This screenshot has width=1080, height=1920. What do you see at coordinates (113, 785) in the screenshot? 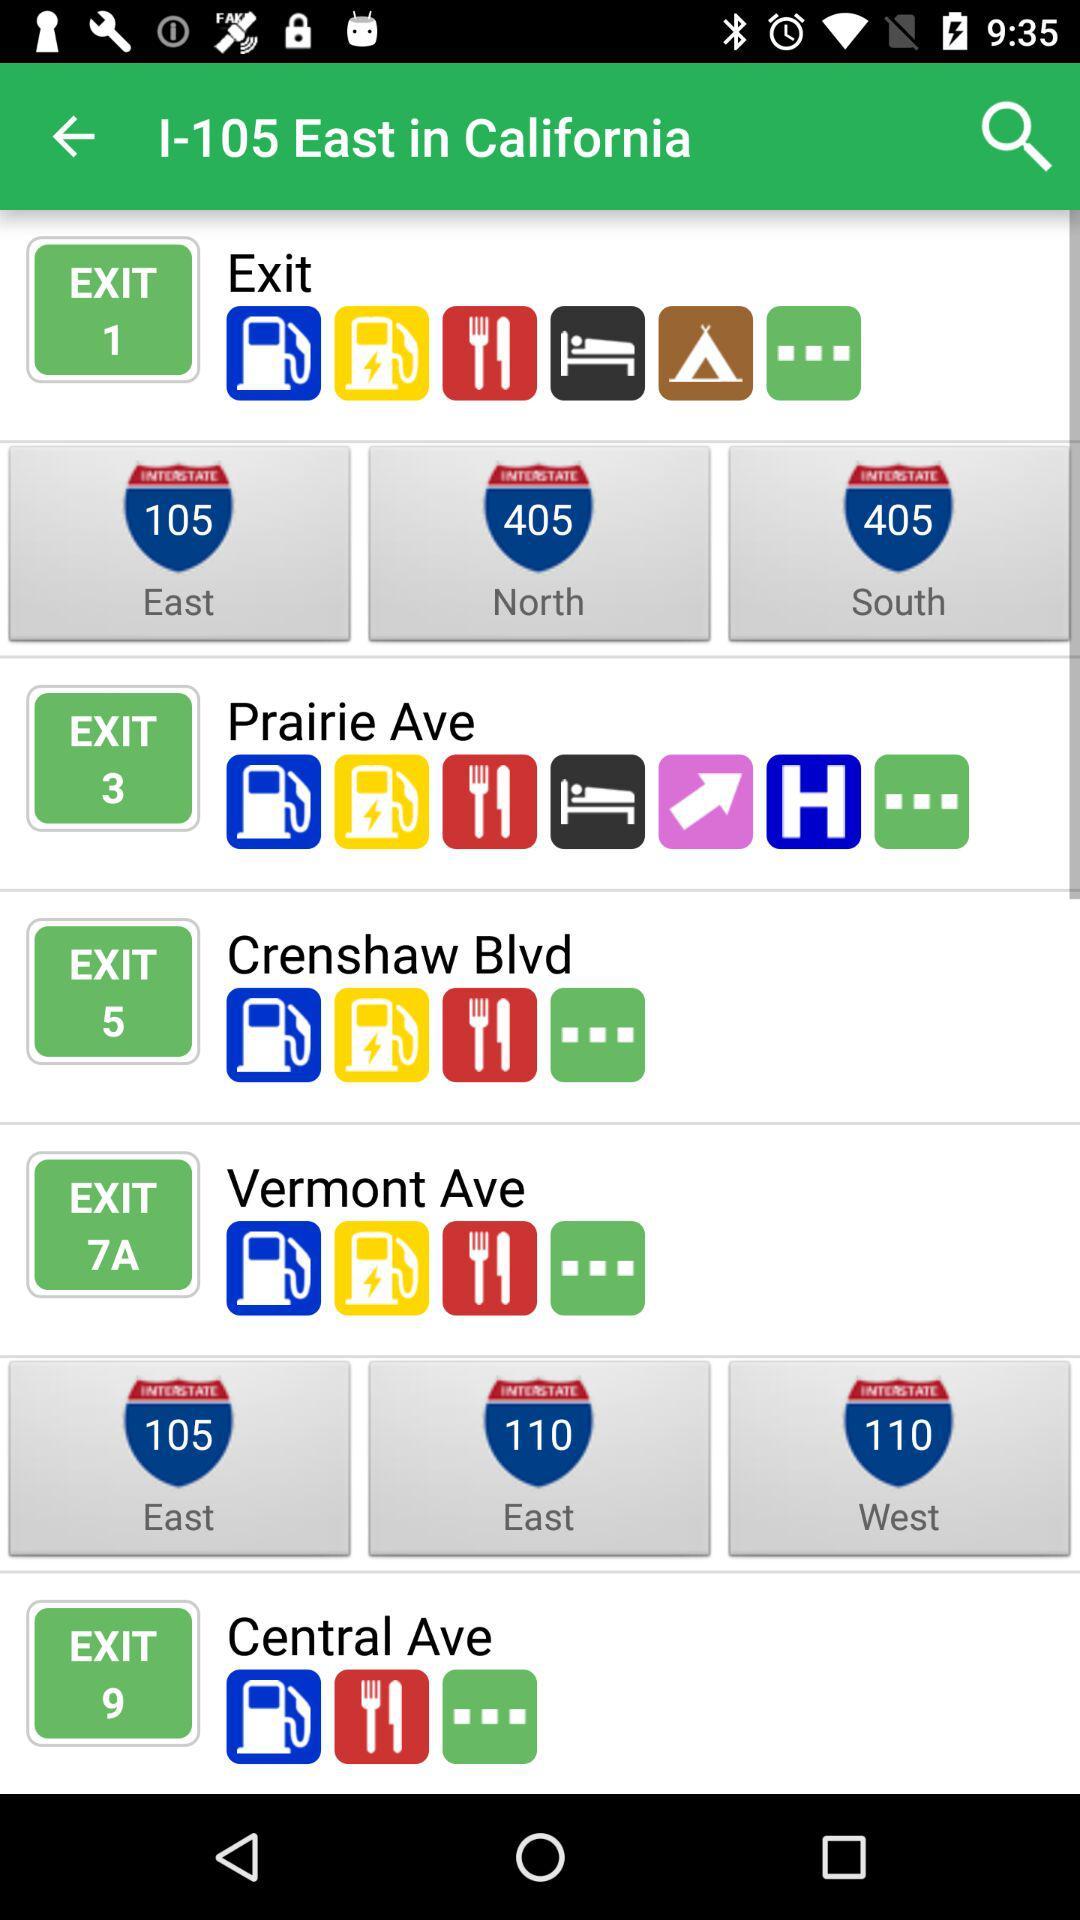
I see `item below exit icon` at bounding box center [113, 785].